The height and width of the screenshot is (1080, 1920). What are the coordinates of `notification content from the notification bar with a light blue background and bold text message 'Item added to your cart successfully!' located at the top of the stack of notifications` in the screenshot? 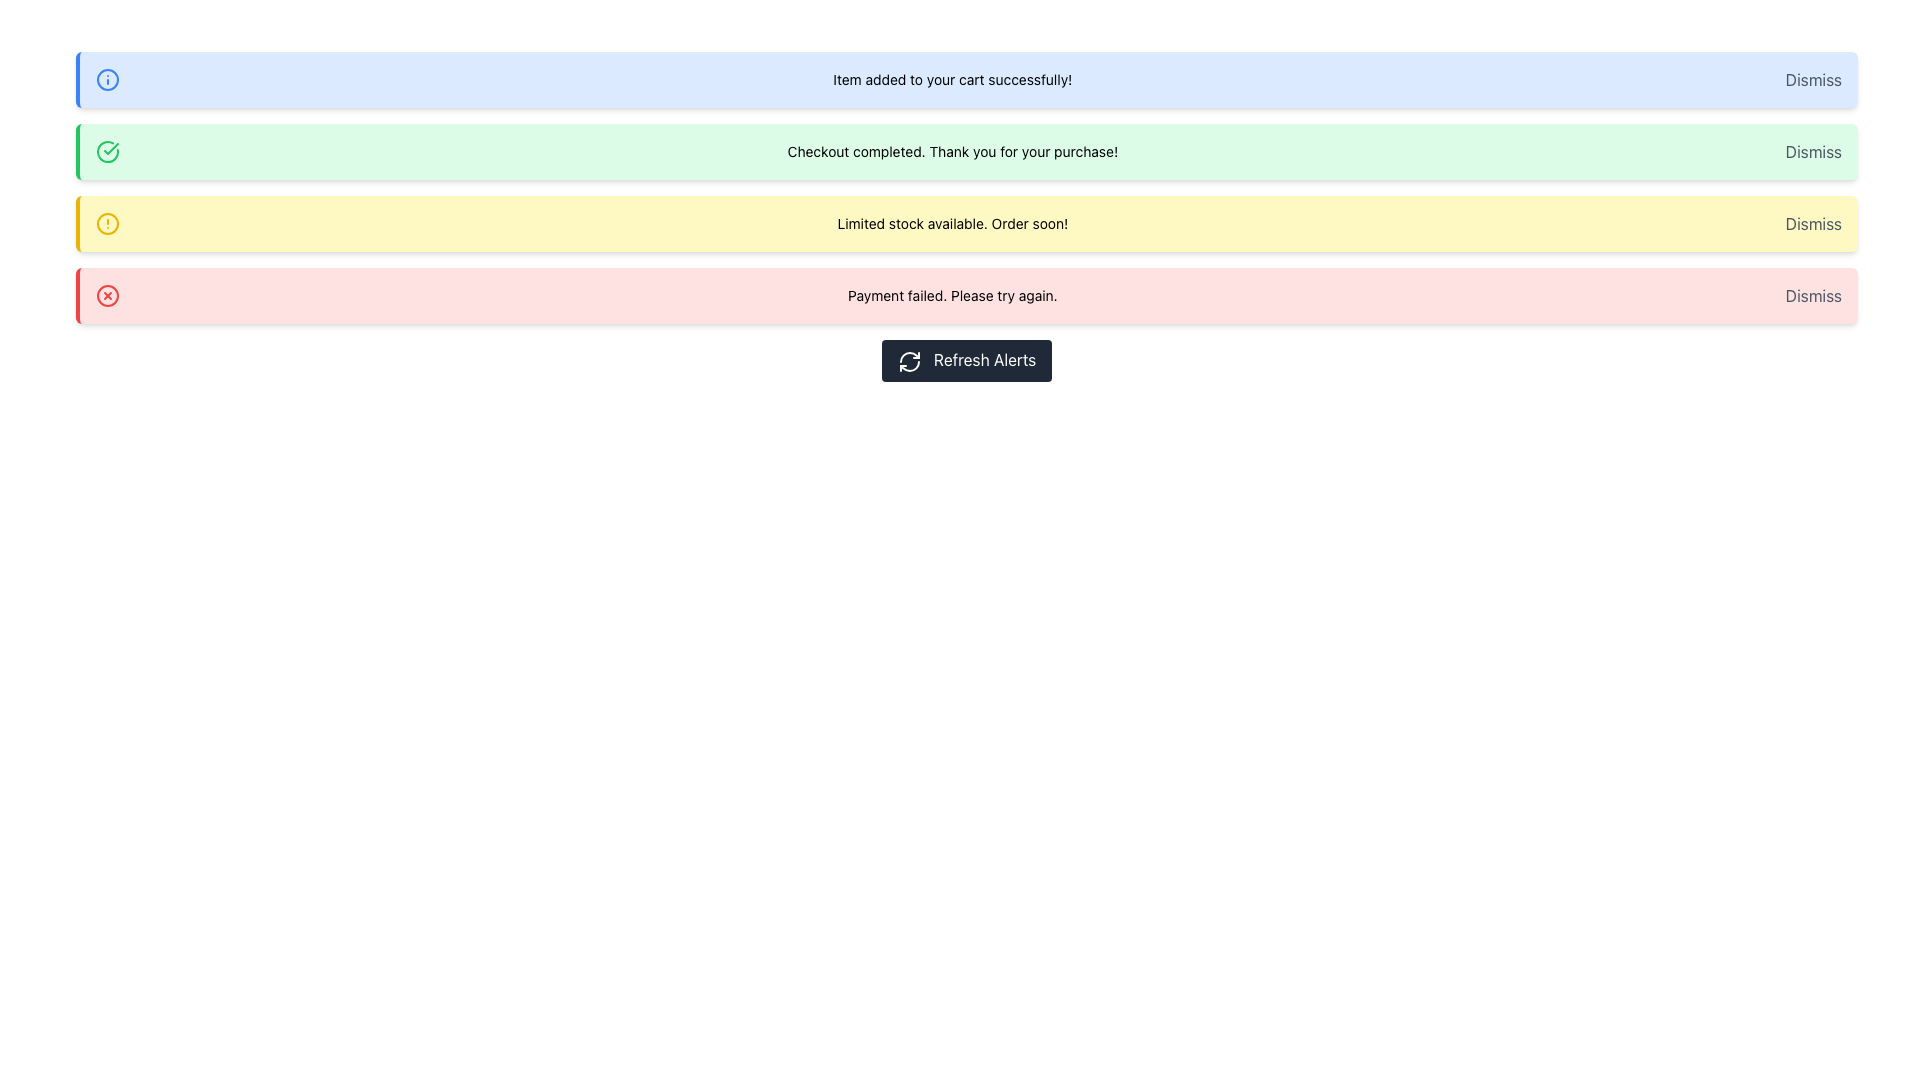 It's located at (966, 79).